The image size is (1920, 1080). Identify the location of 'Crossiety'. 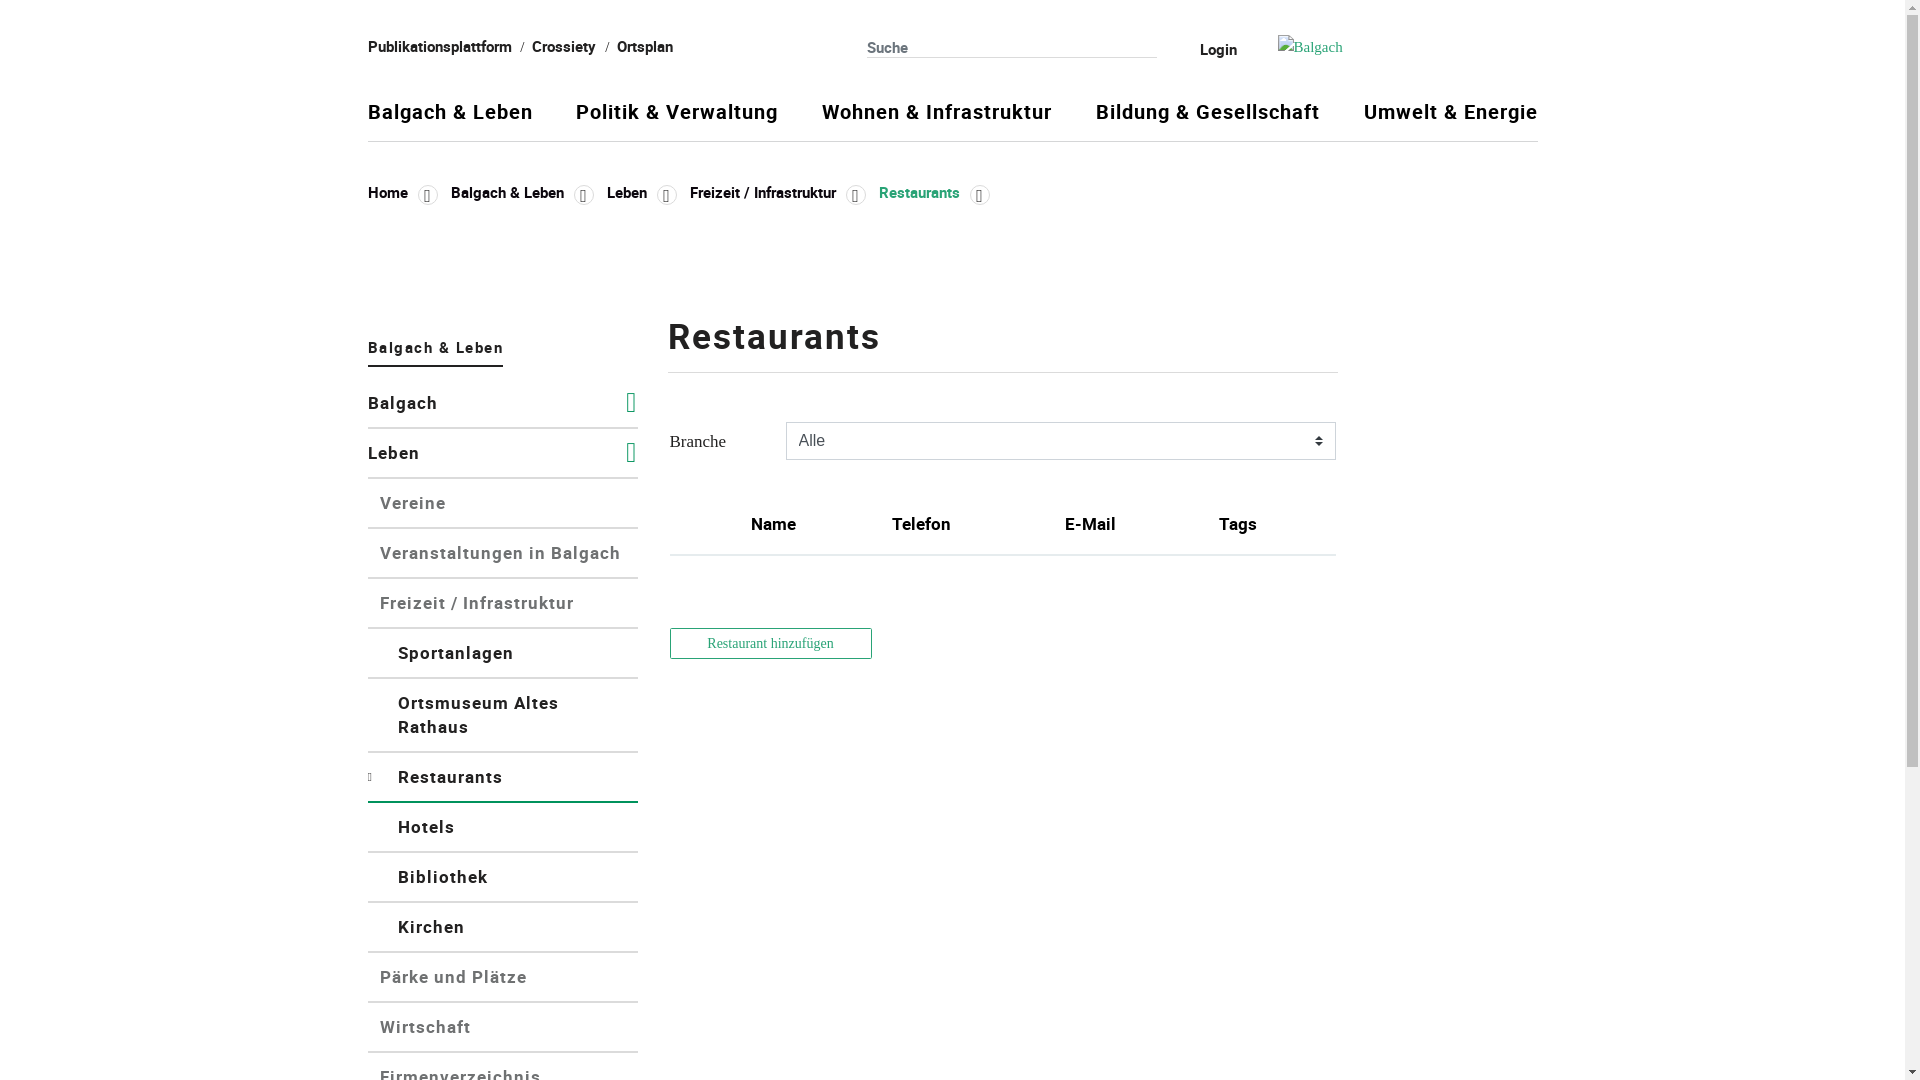
(563, 45).